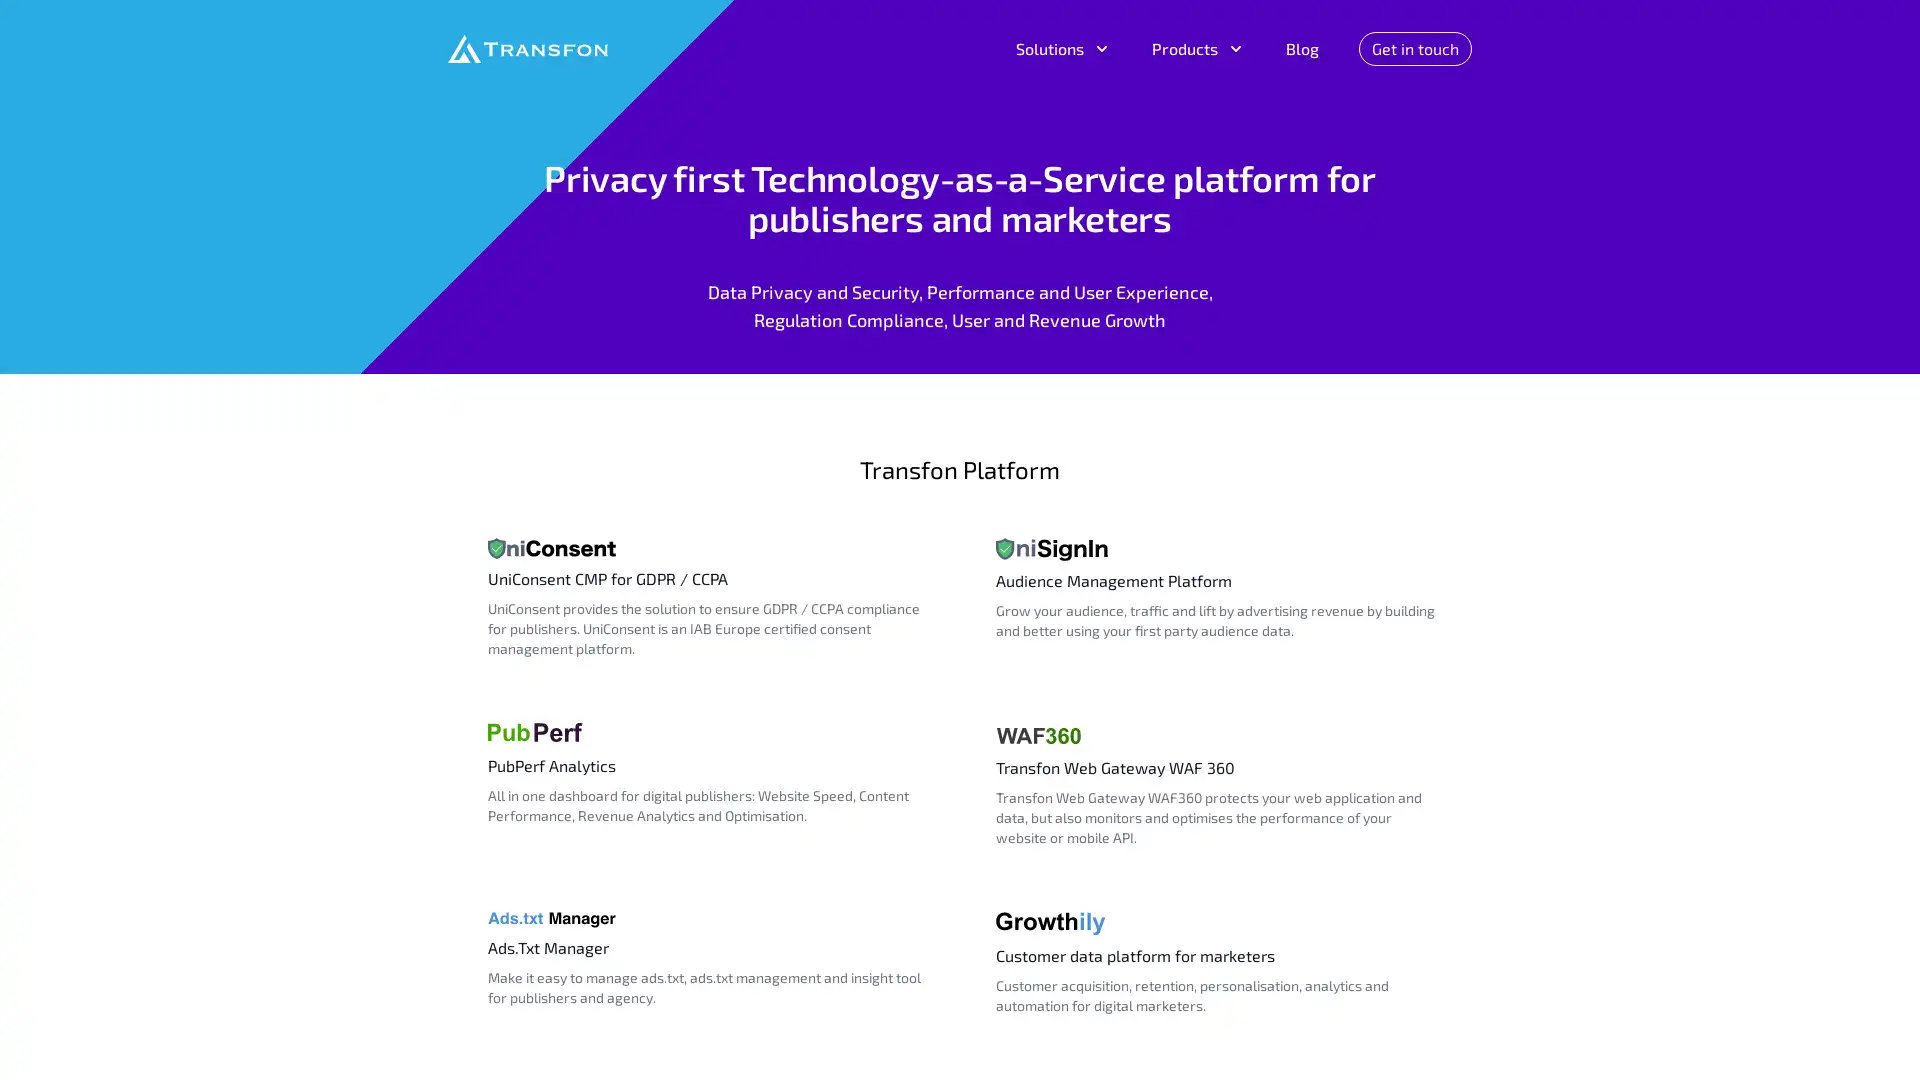 Image resolution: width=1920 pixels, height=1080 pixels. What do you see at coordinates (360, 1043) in the screenshot?
I see `Agree and proceed` at bounding box center [360, 1043].